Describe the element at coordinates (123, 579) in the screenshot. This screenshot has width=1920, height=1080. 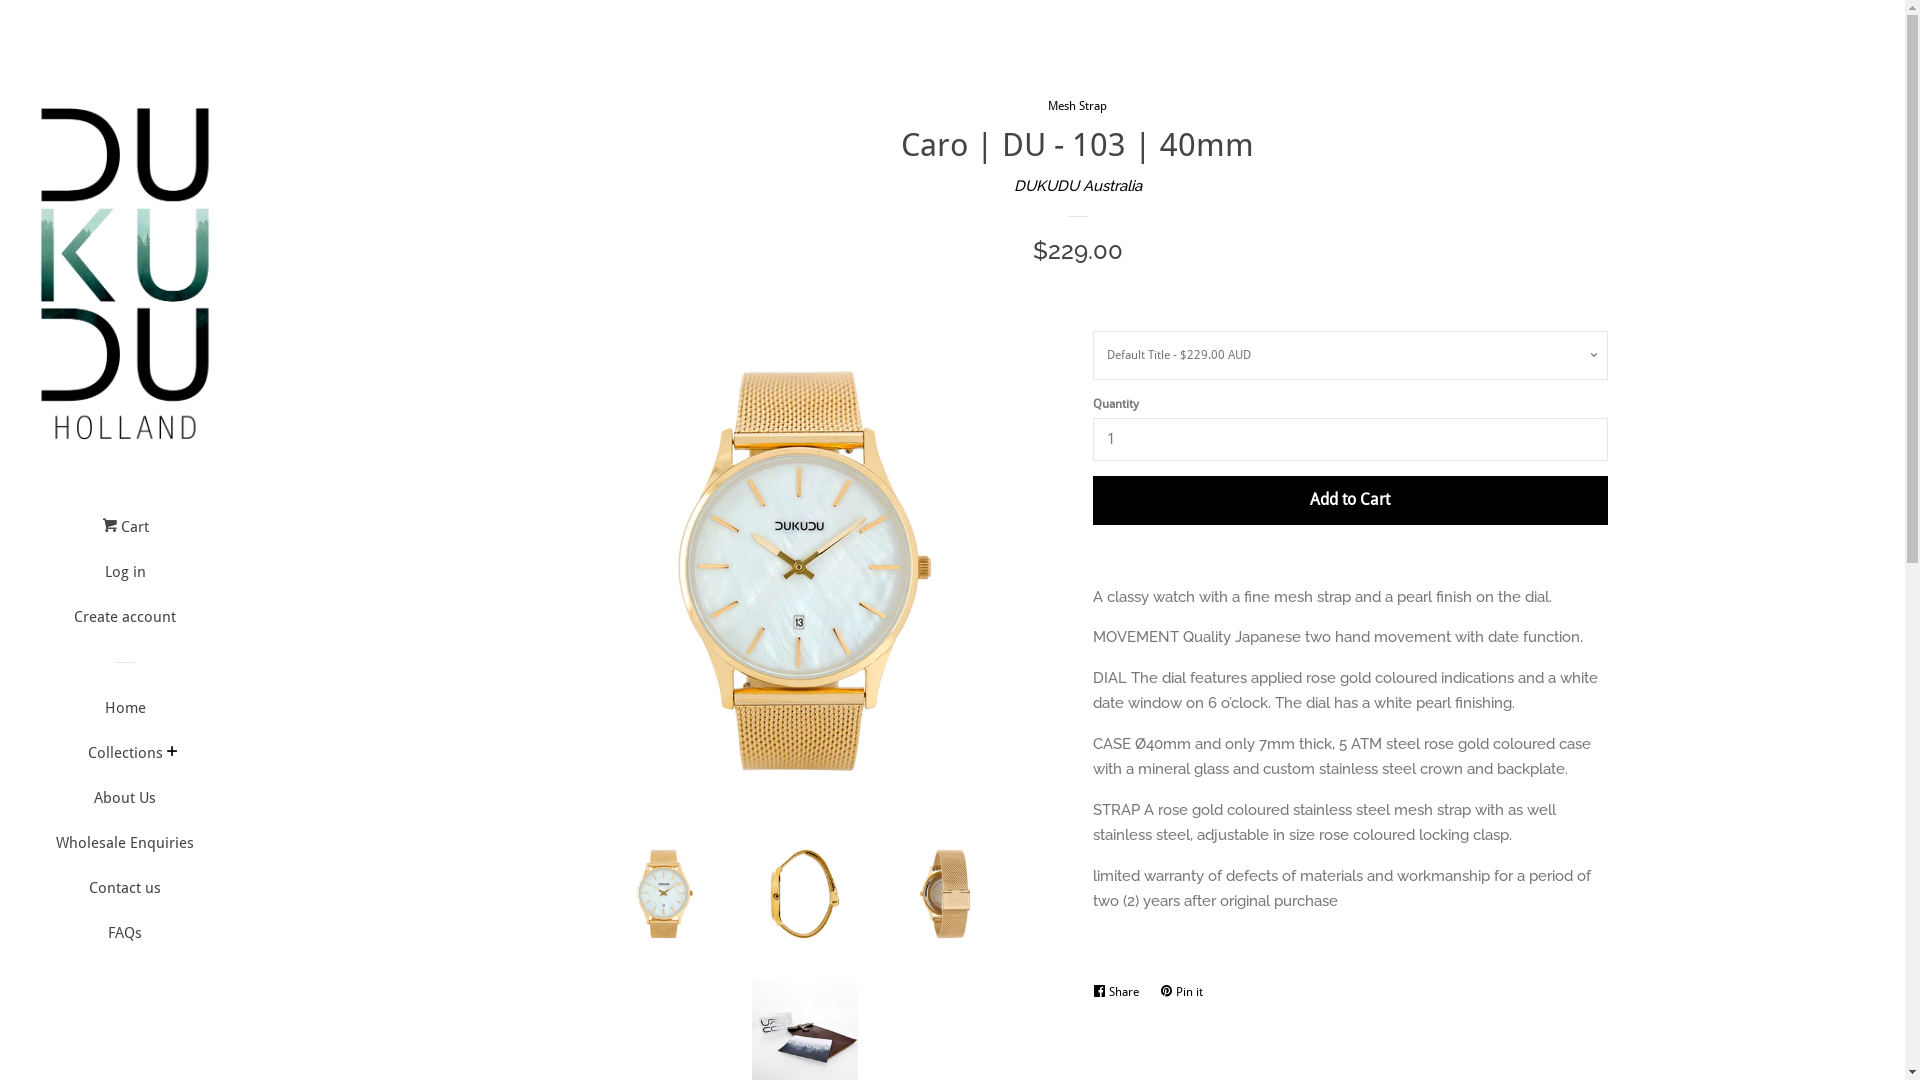
I see `'Log in'` at that location.